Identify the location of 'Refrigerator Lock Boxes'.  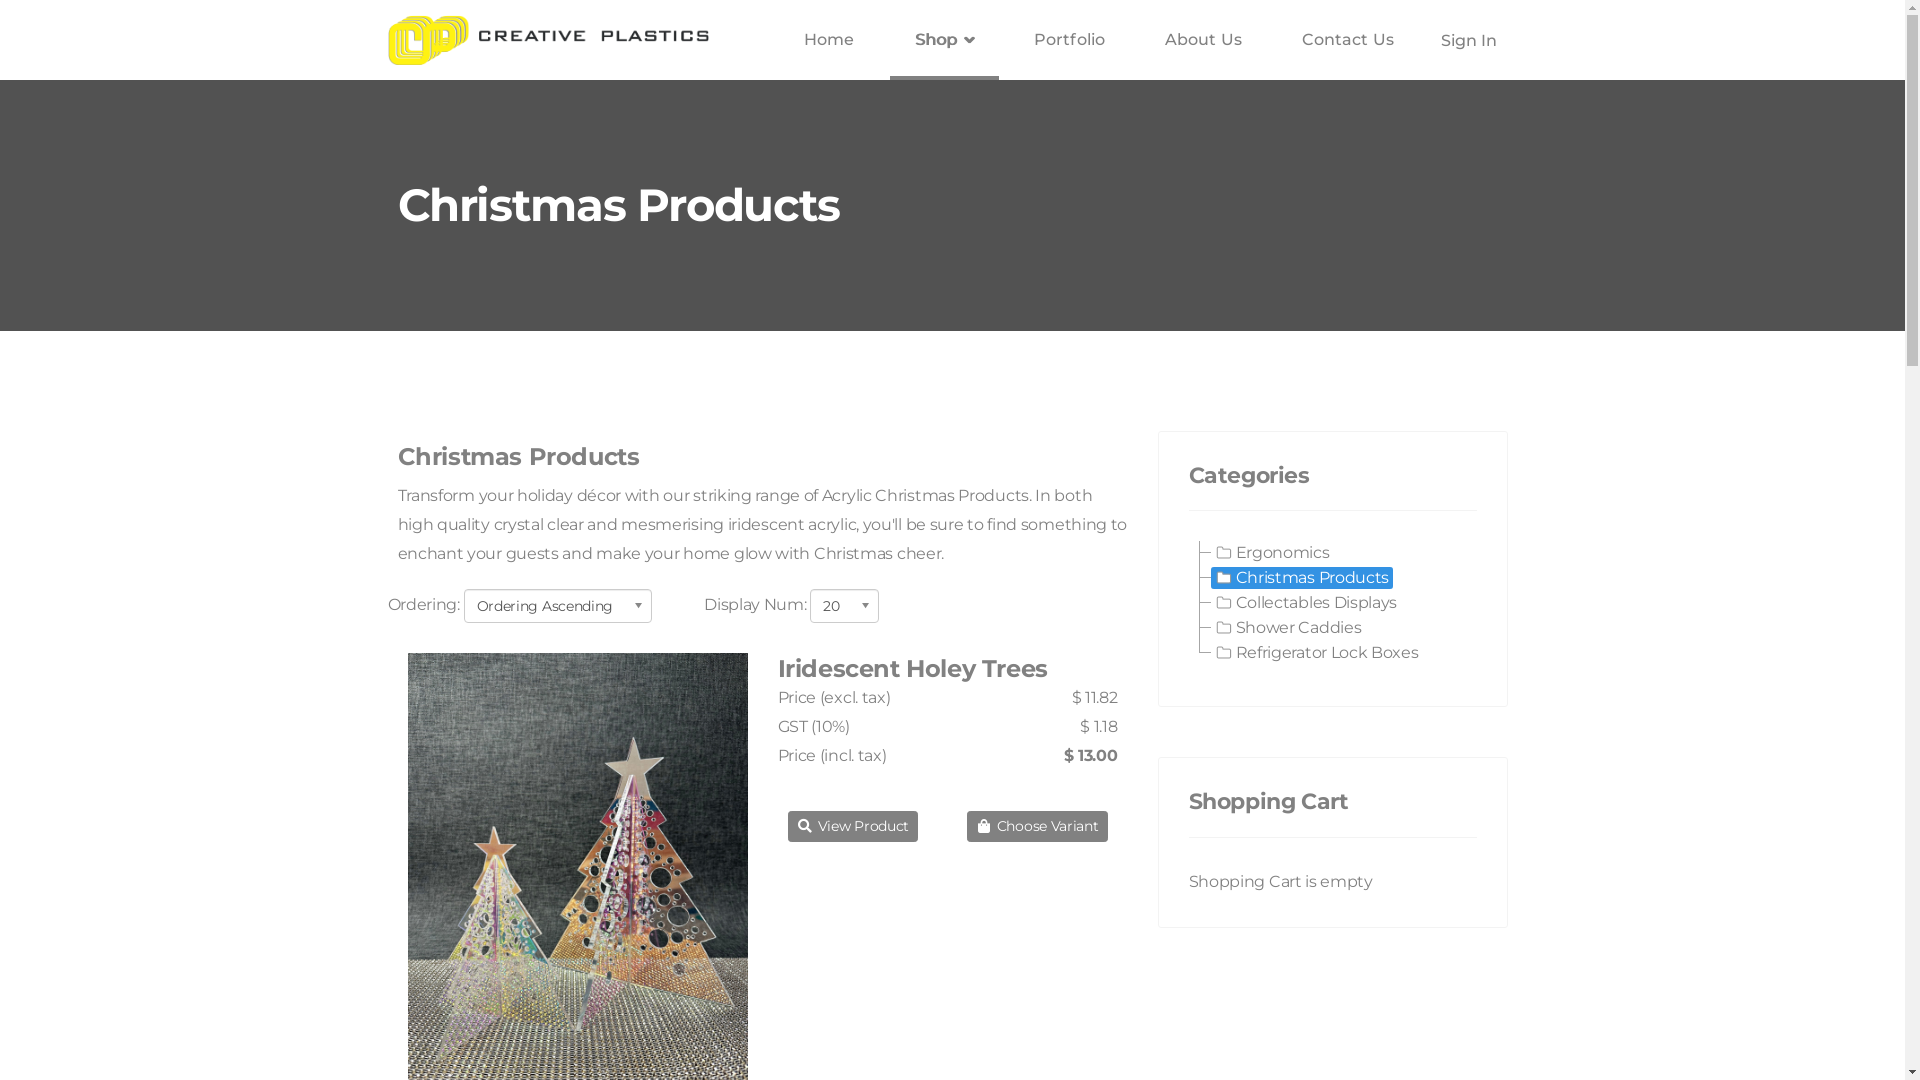
(1315, 652).